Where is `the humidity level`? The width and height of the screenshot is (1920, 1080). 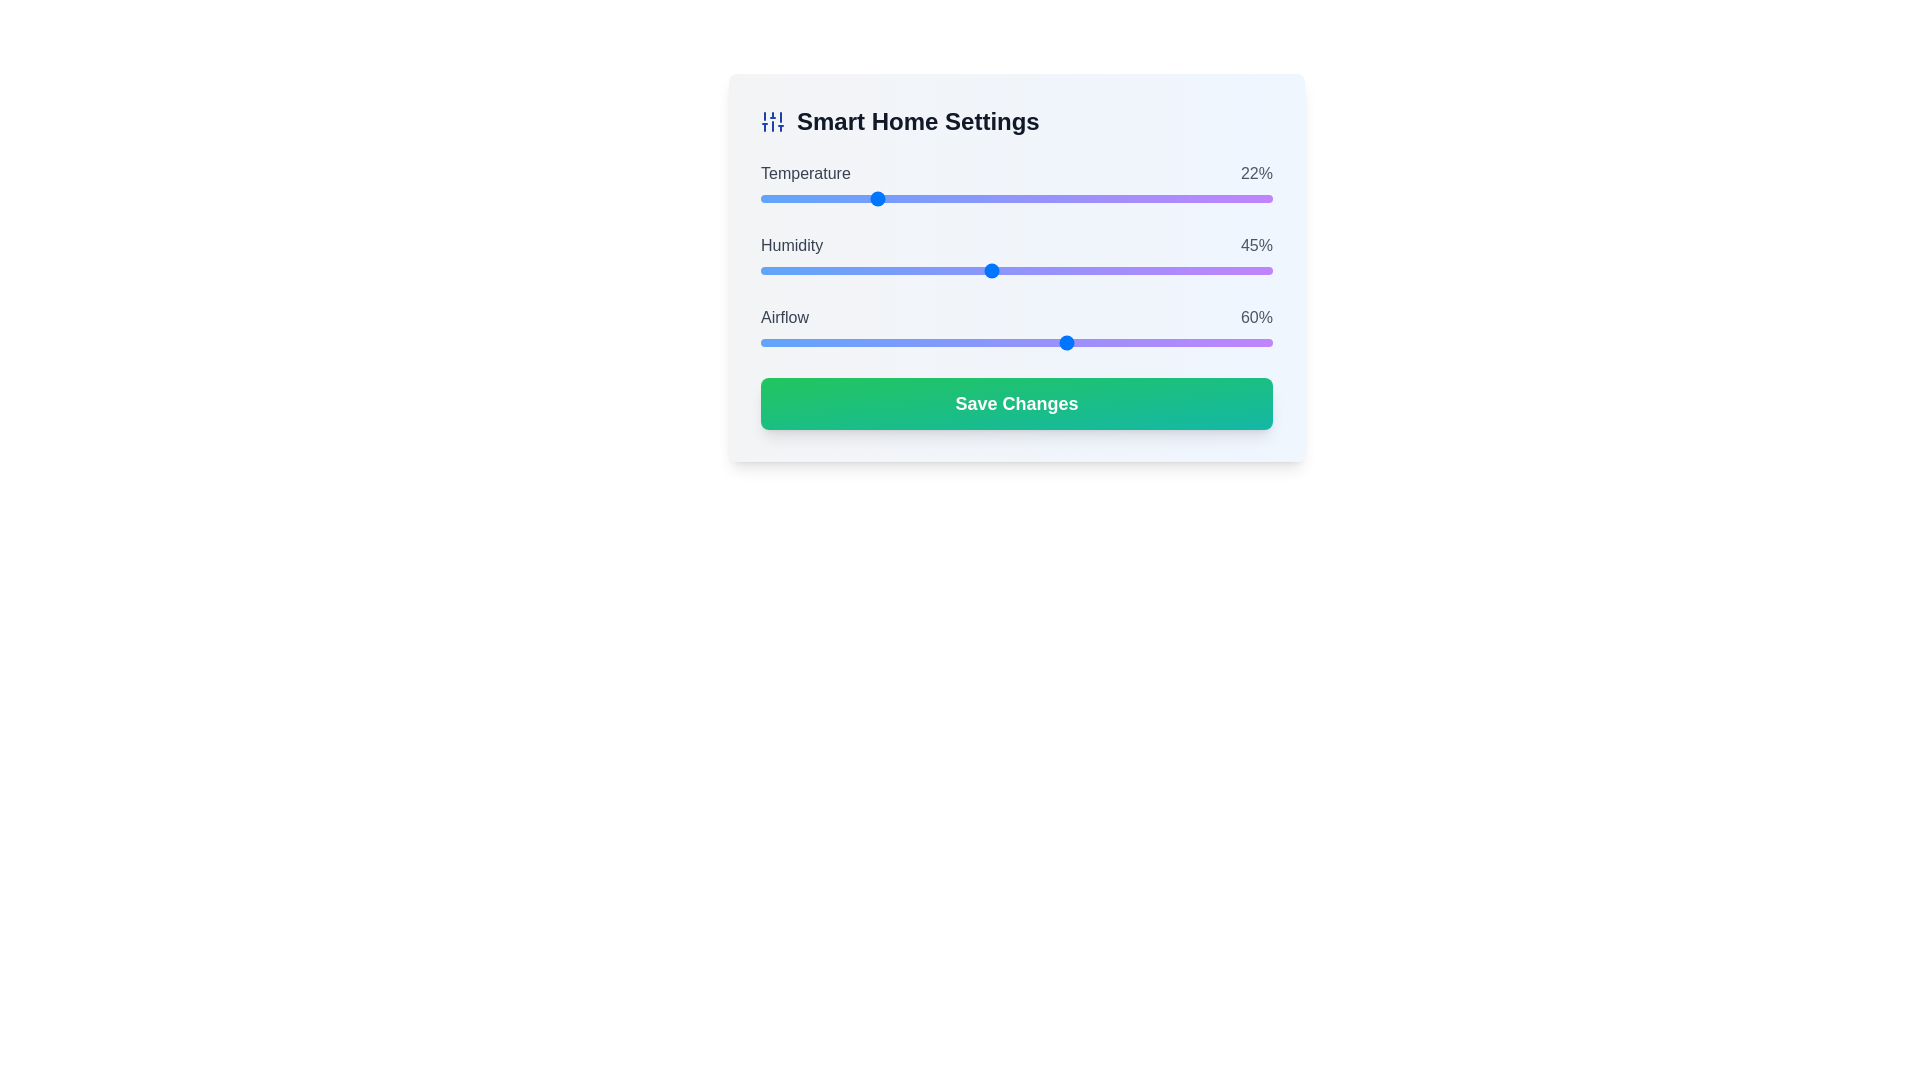 the humidity level is located at coordinates (1170, 270).